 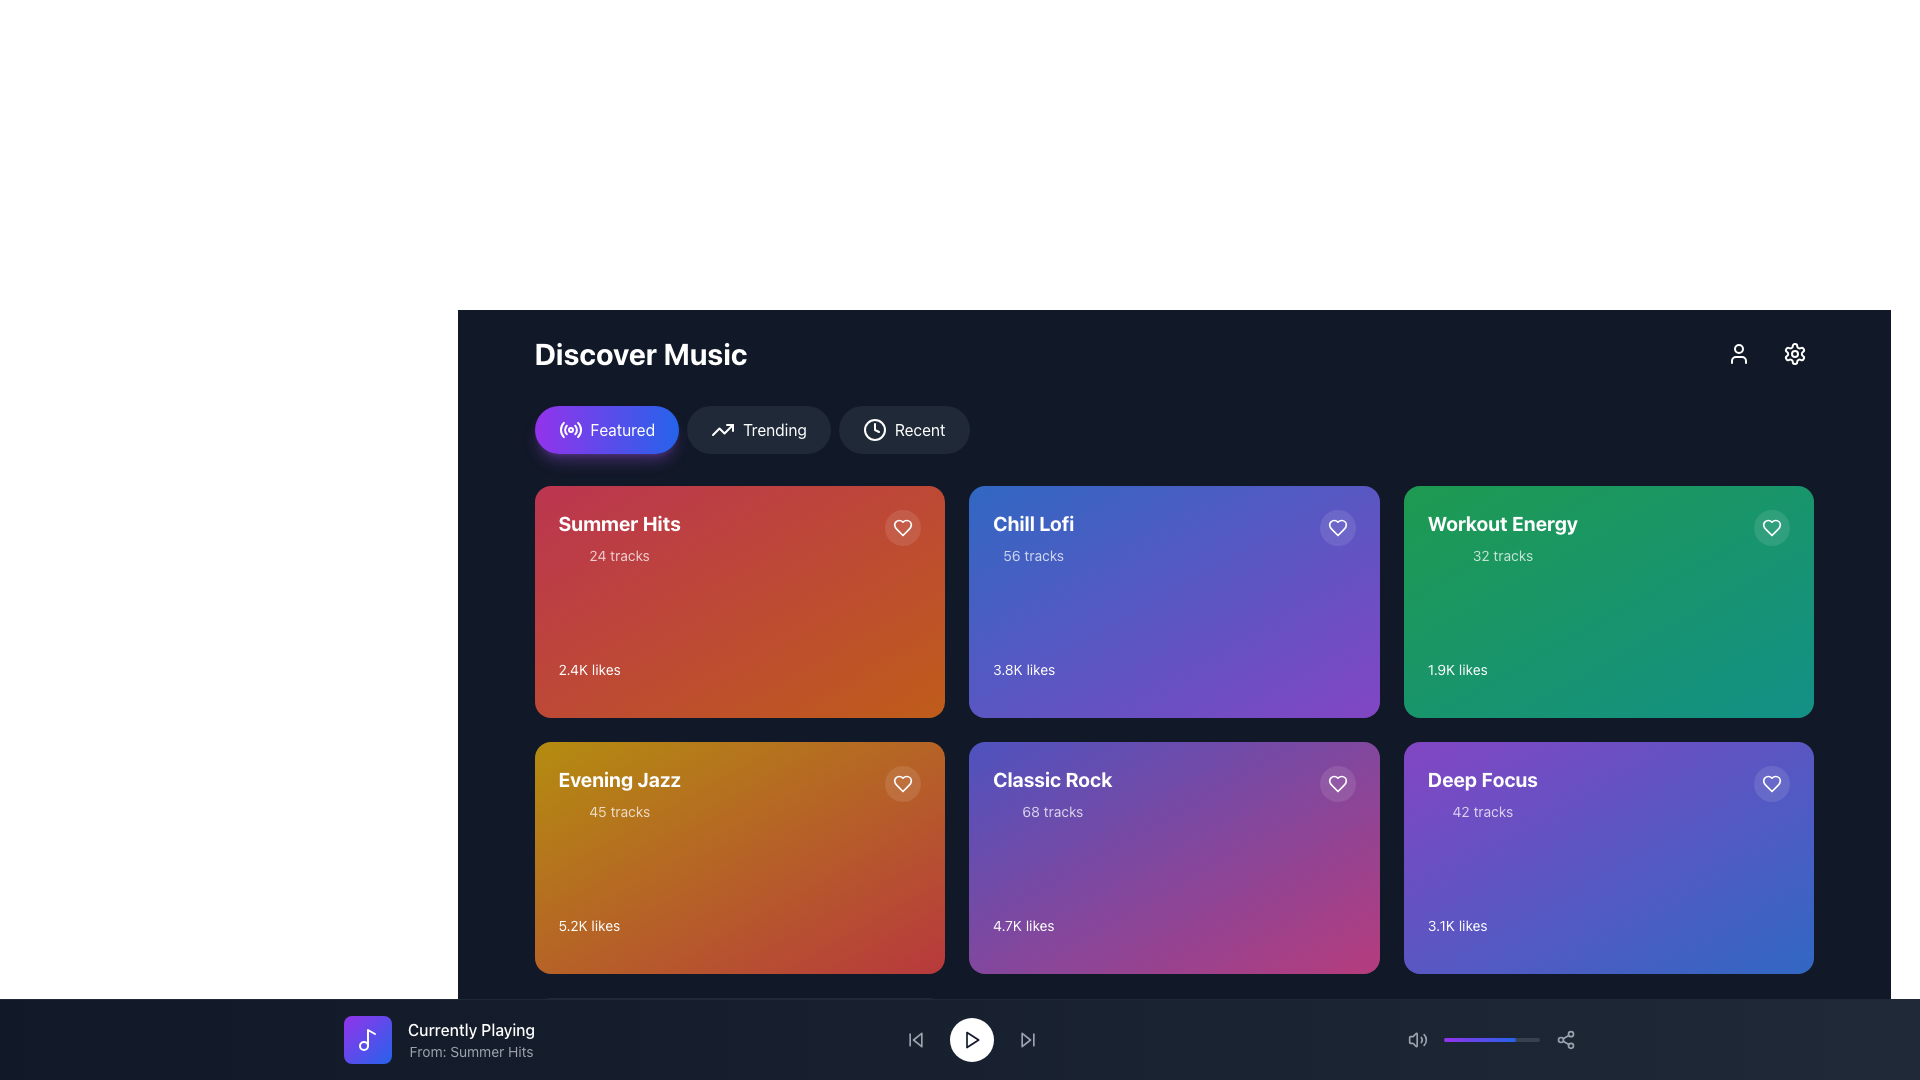 What do you see at coordinates (1337, 782) in the screenshot?
I see `the heart icon button located in the top-right corner of the 'Classic Rock' card to like or unlike the music category` at bounding box center [1337, 782].